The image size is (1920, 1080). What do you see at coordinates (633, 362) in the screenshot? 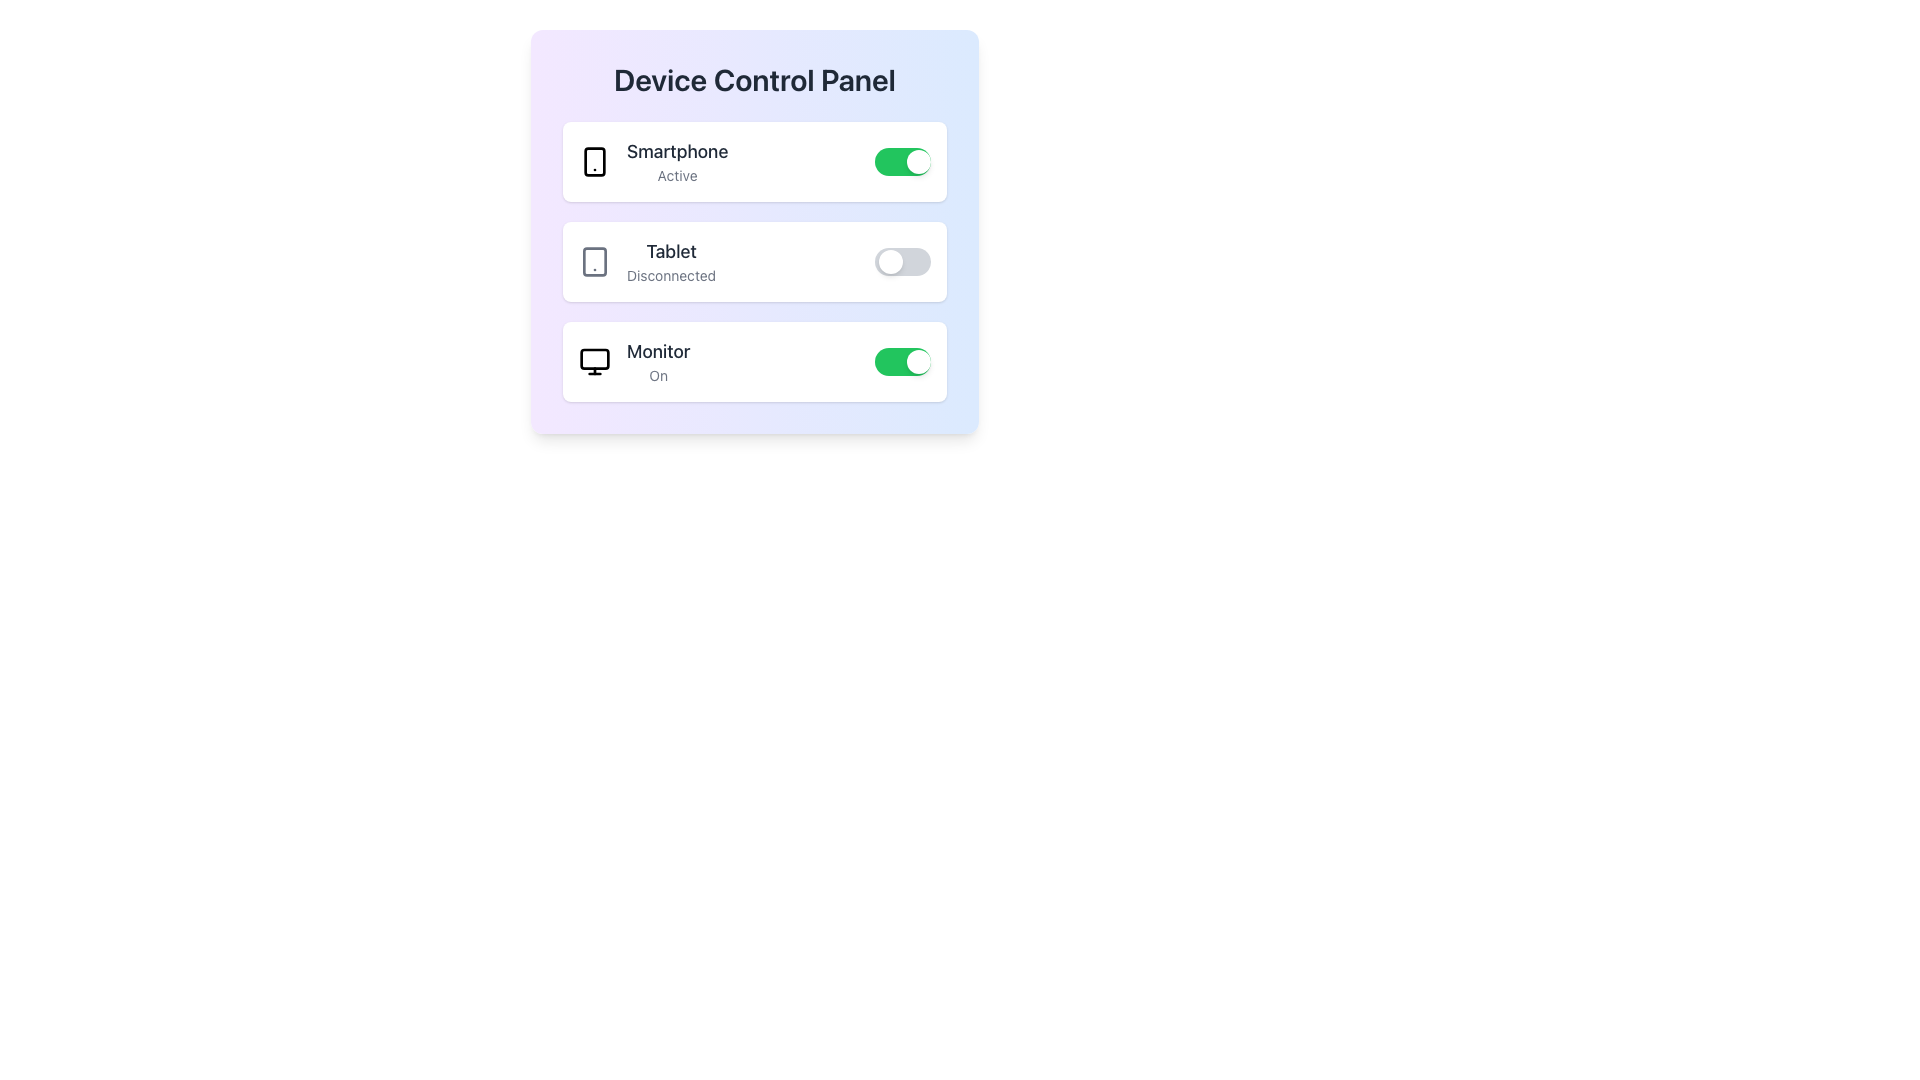
I see `the Composite informational display element that includes a monitor icon and the text 'Monitor' and 'On'` at bounding box center [633, 362].